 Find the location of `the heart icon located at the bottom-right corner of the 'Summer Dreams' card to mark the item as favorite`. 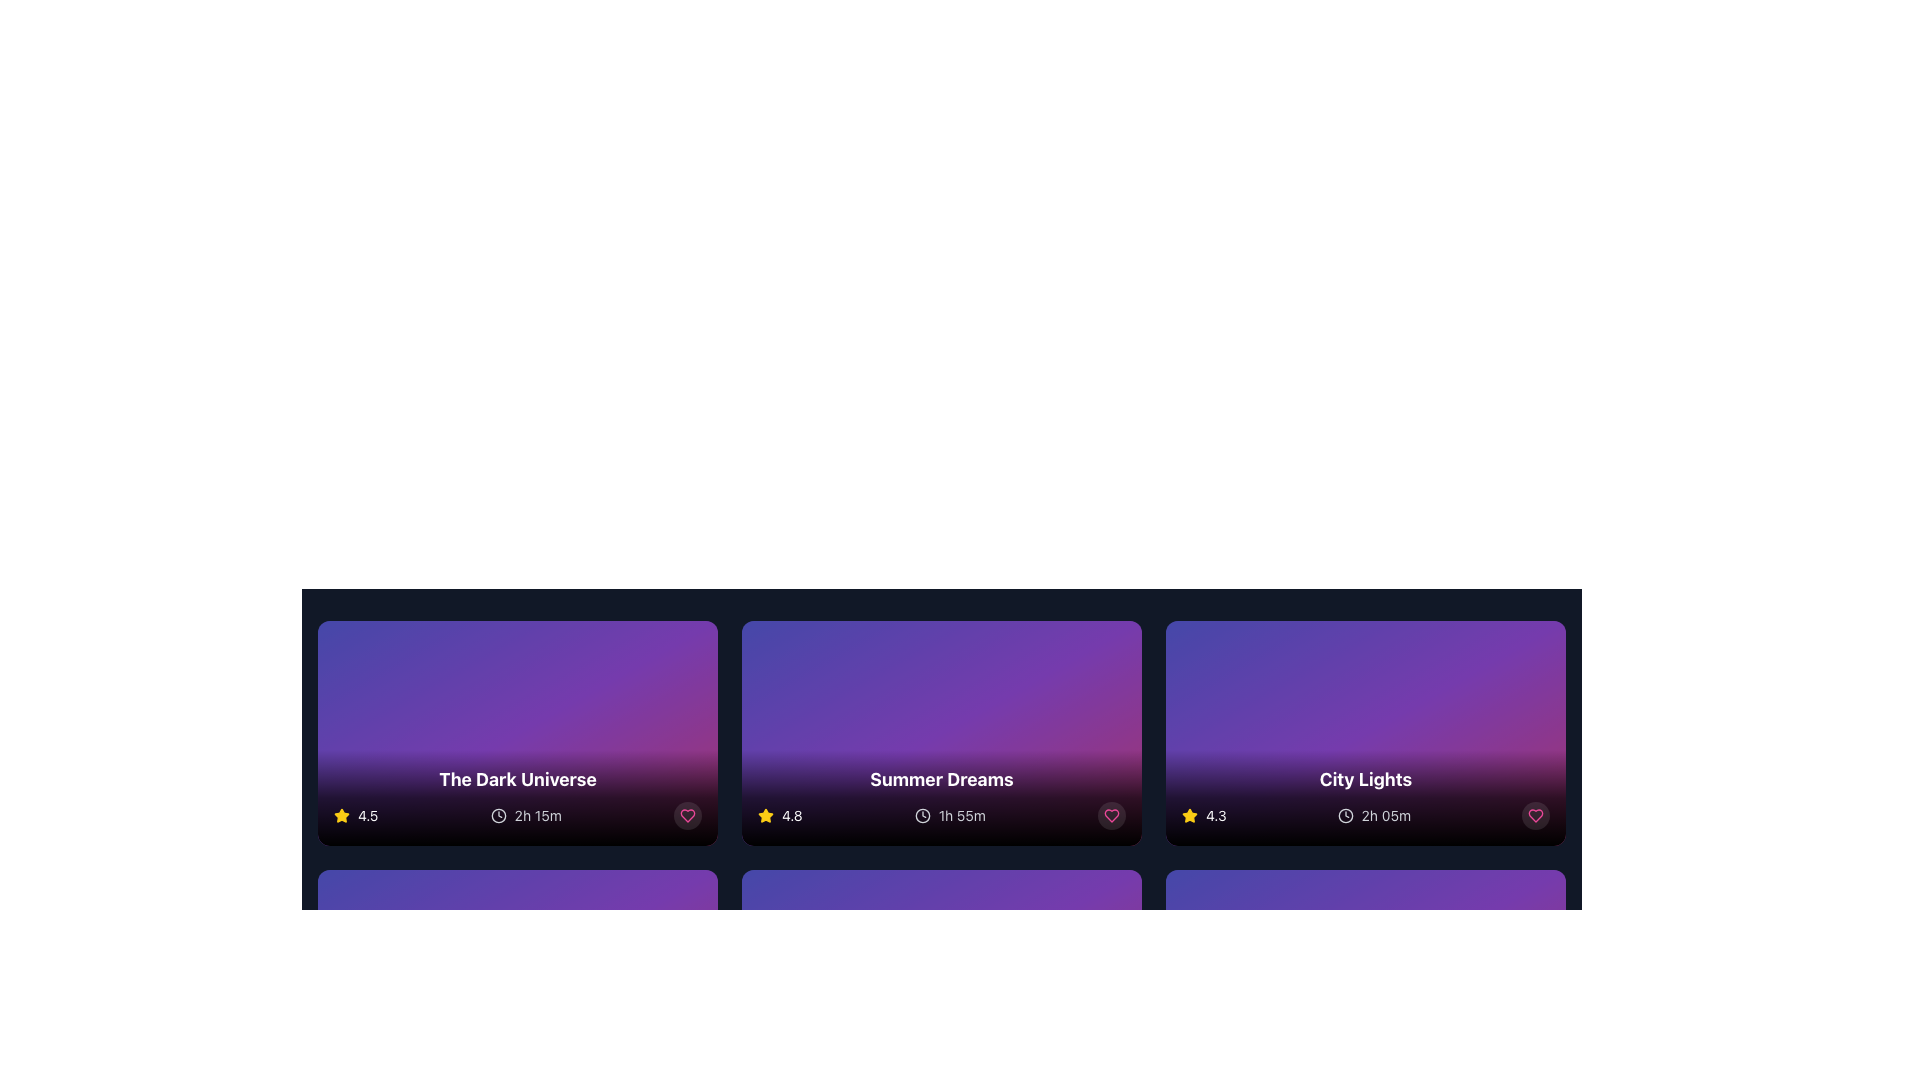

the heart icon located at the bottom-right corner of the 'Summer Dreams' card to mark the item as favorite is located at coordinates (1111, 816).